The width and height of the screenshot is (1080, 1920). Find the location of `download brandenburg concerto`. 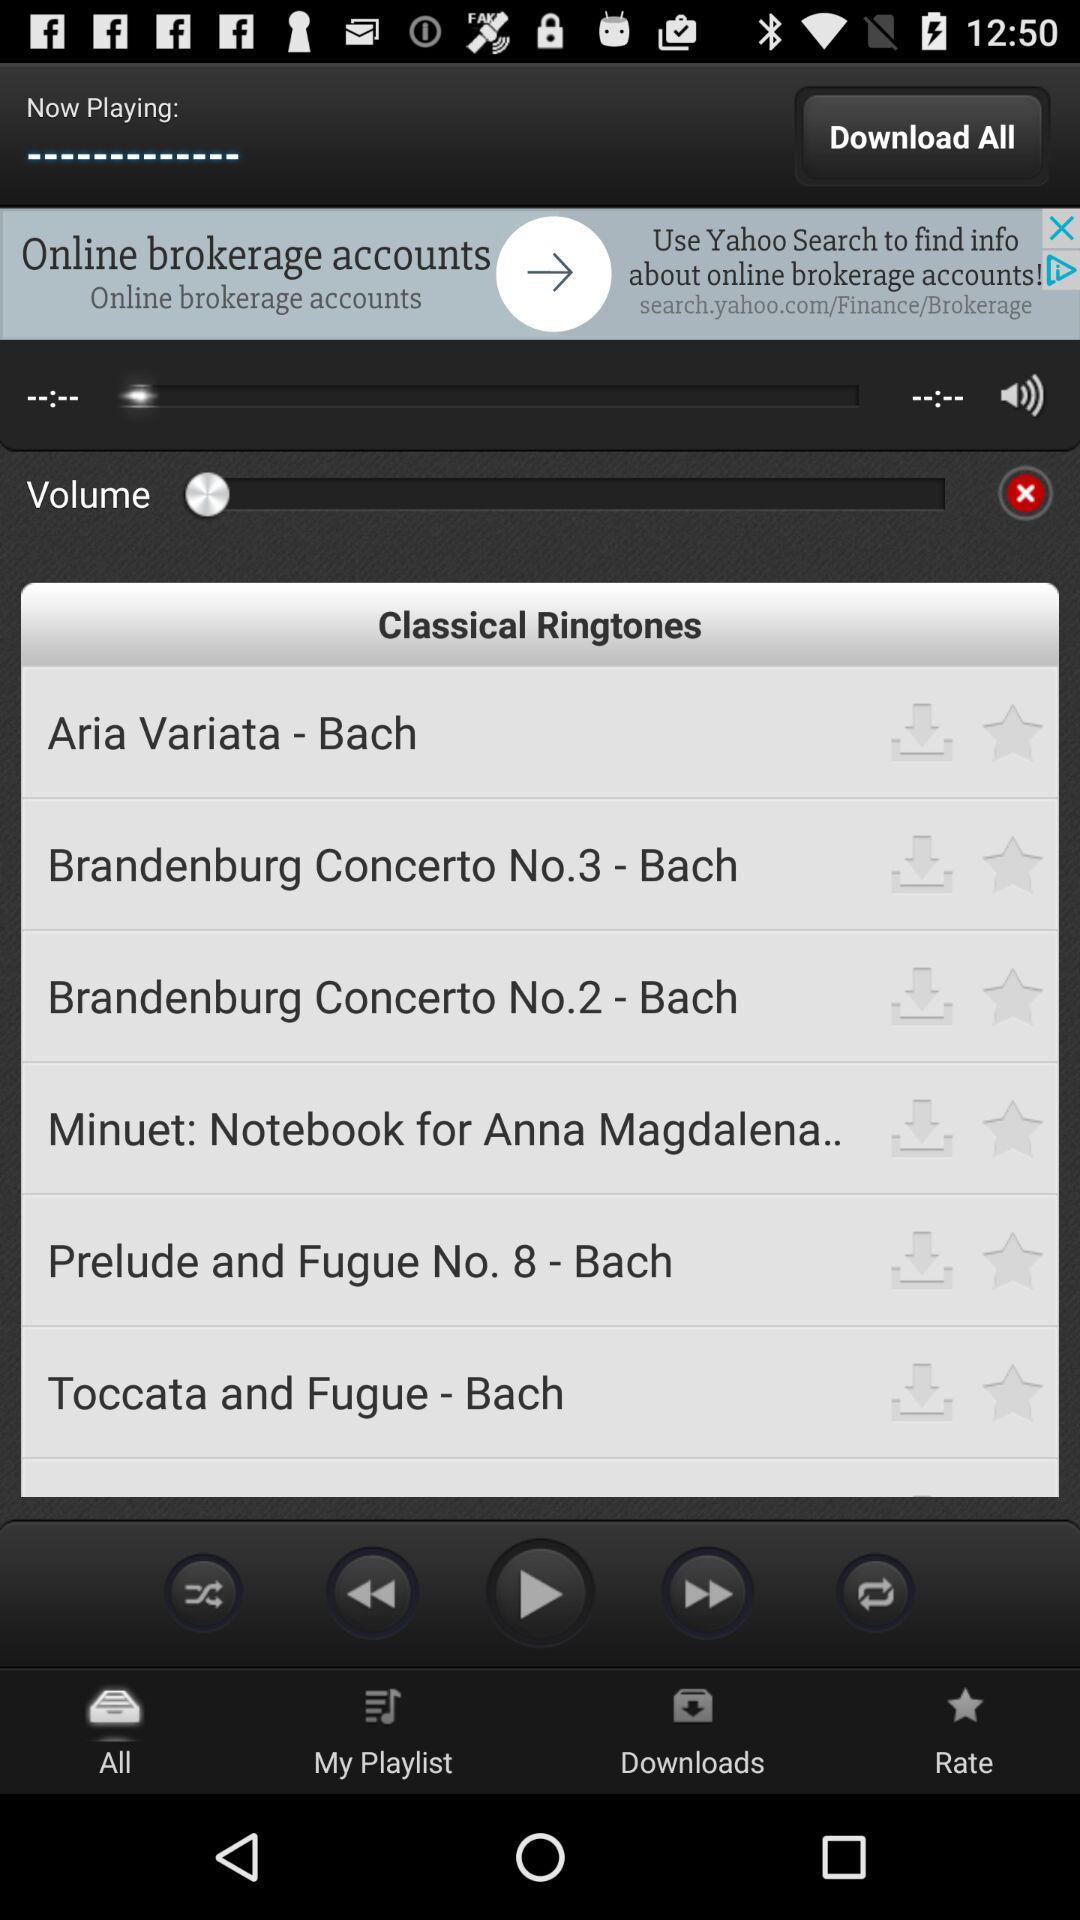

download brandenburg concerto is located at coordinates (922, 995).